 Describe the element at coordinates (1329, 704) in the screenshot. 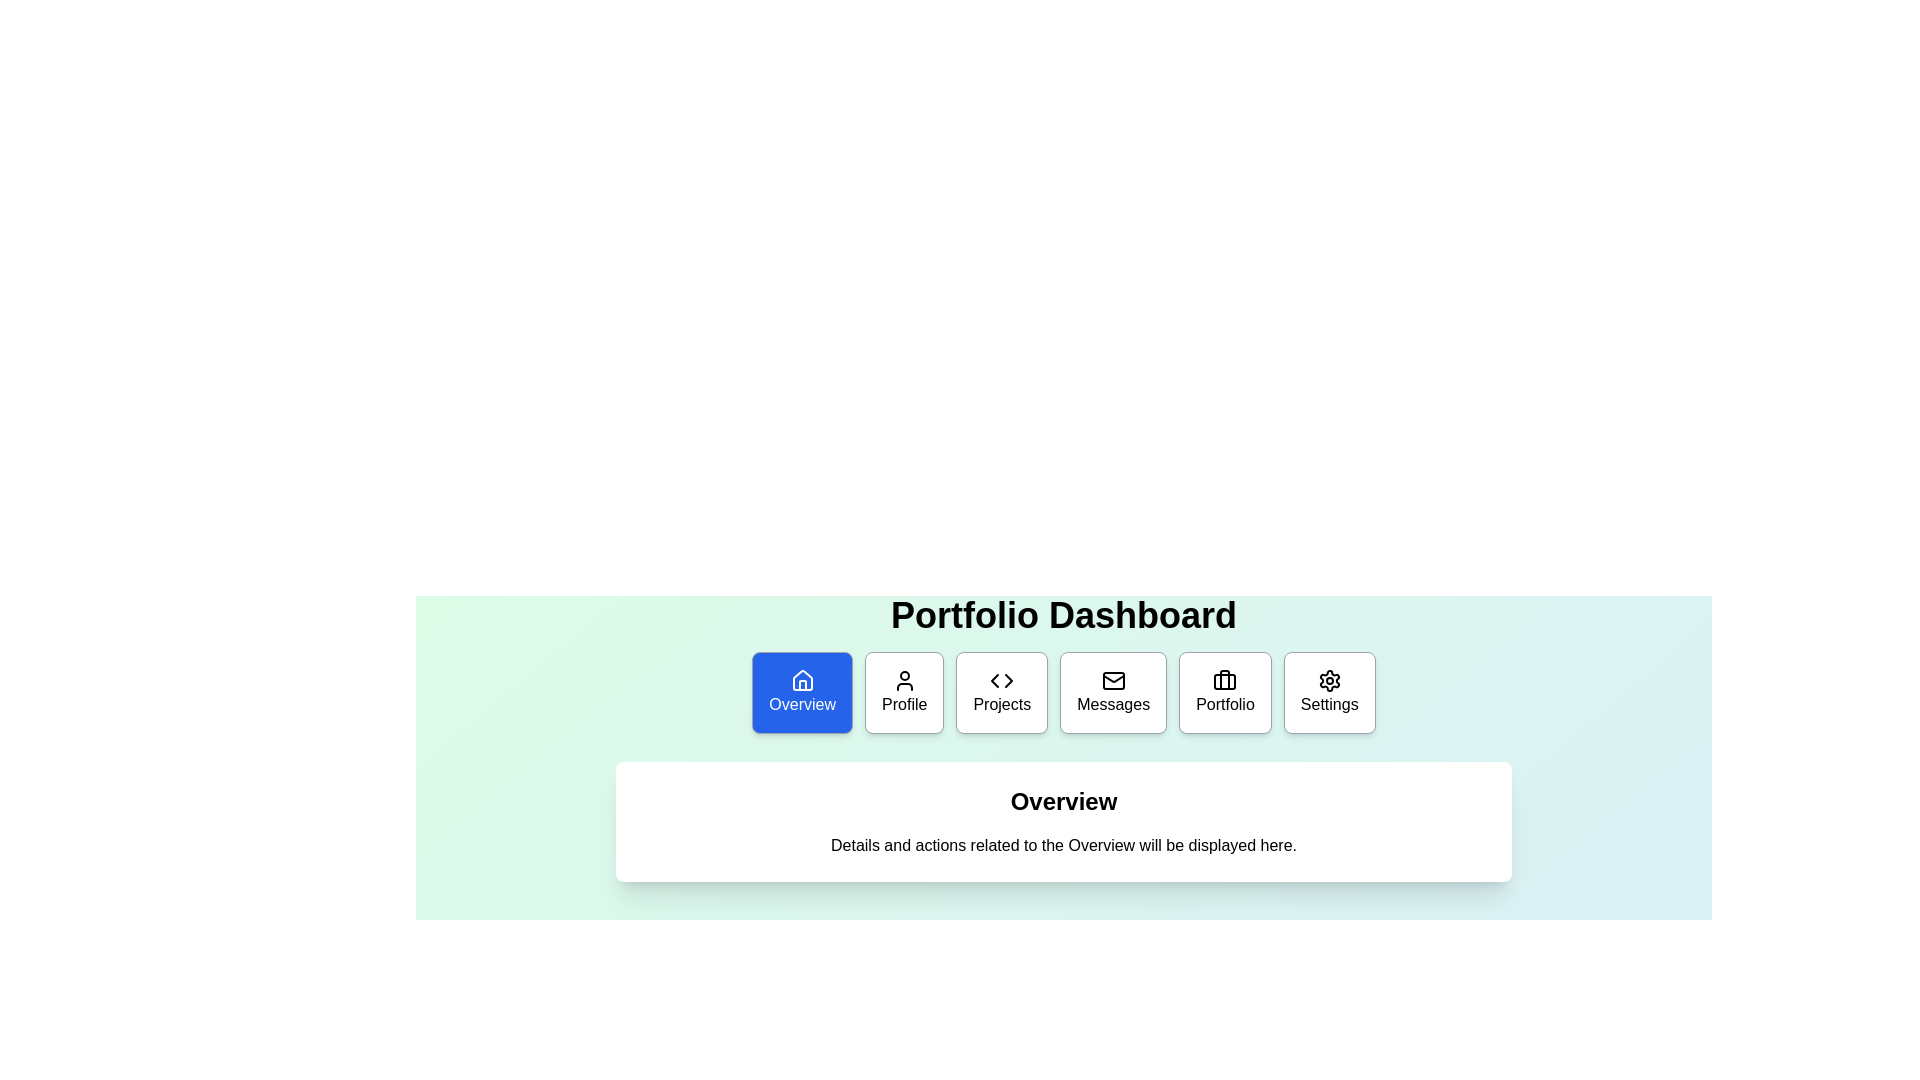

I see `the 'Settings' text label, which is the last item in the menu options following 'Overview', 'Profile', 'Projects', 'Messages', and 'Portfolio', and is associated with a gear icon` at that location.